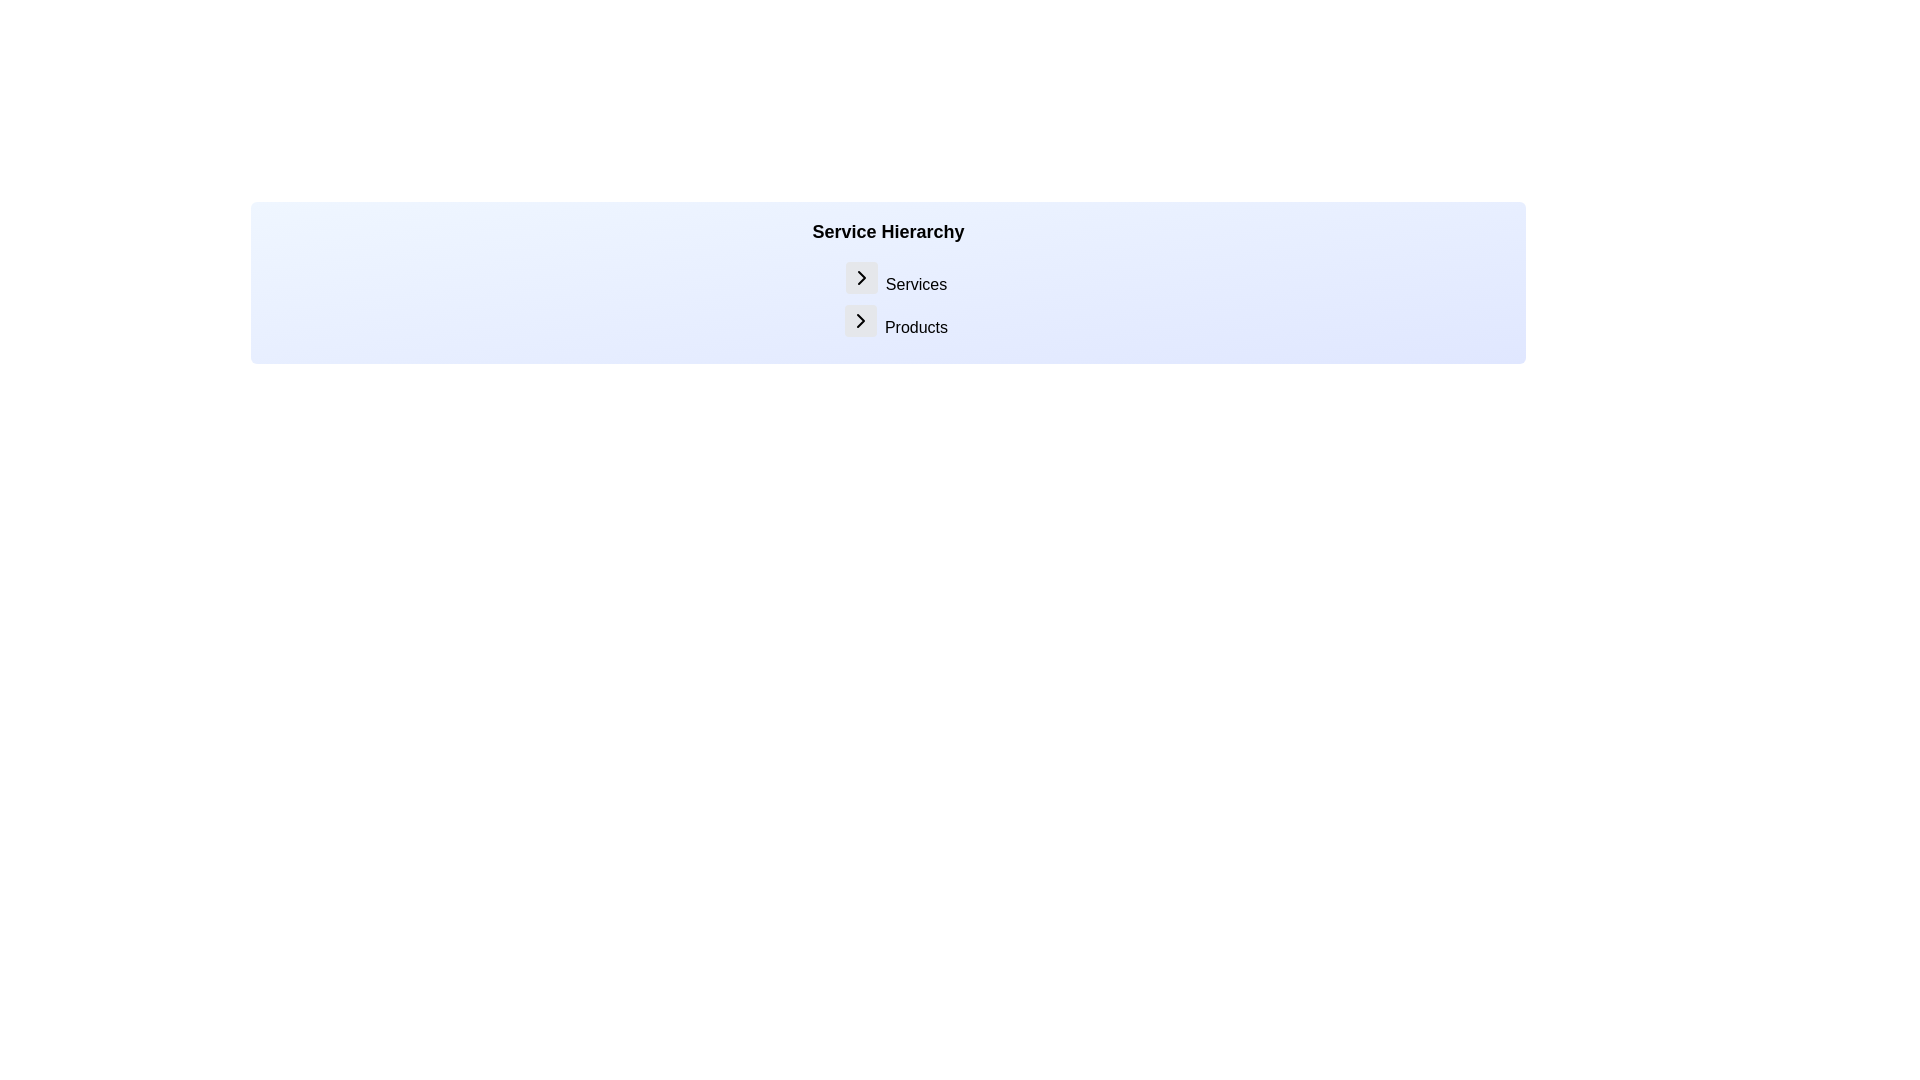  What do you see at coordinates (861, 277) in the screenshot?
I see `the Chevron icon for navigation or hierarchy expansion located to the right of the 'Services' text` at bounding box center [861, 277].